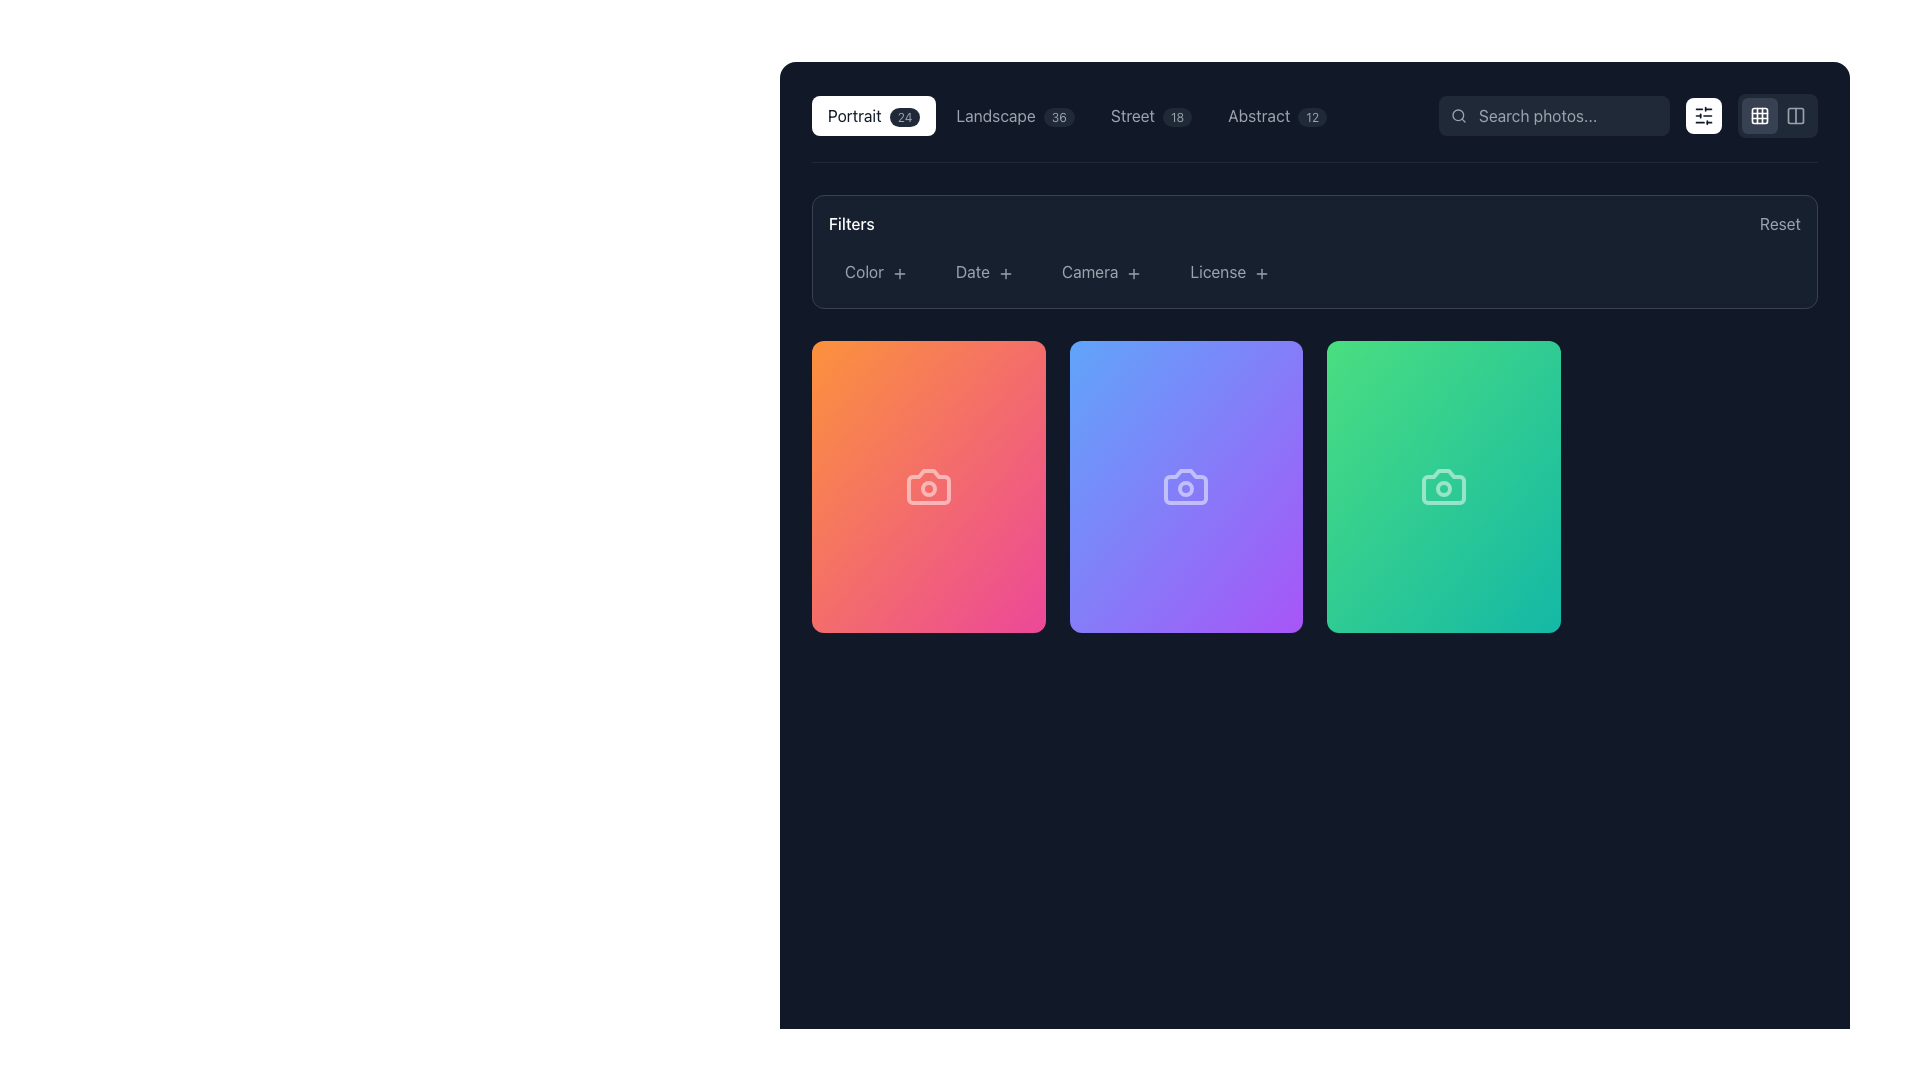  I want to click on the camera icon located on the rightmost card in a row of three, which is centered horizontally and vertically aligned within the green card, so click(1443, 486).